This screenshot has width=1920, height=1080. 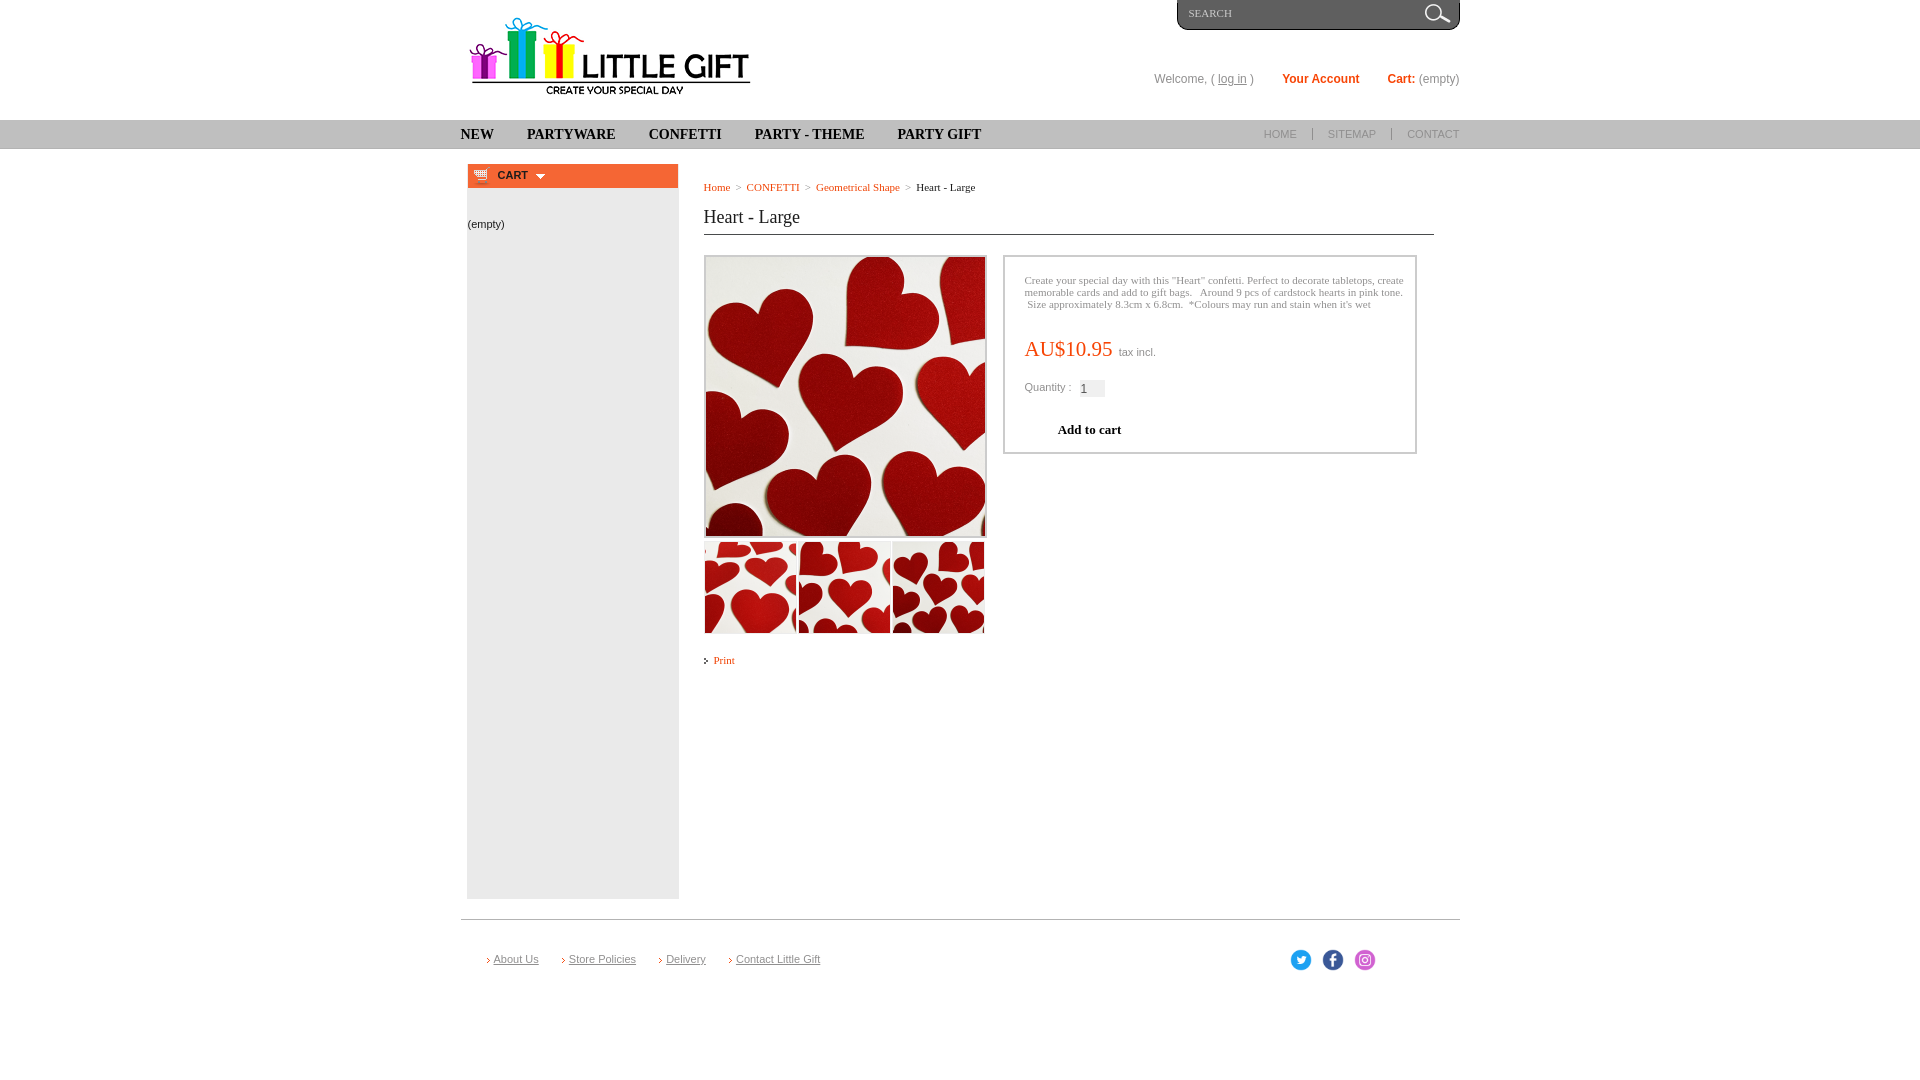 I want to click on 'Cart:', so click(x=1400, y=77).